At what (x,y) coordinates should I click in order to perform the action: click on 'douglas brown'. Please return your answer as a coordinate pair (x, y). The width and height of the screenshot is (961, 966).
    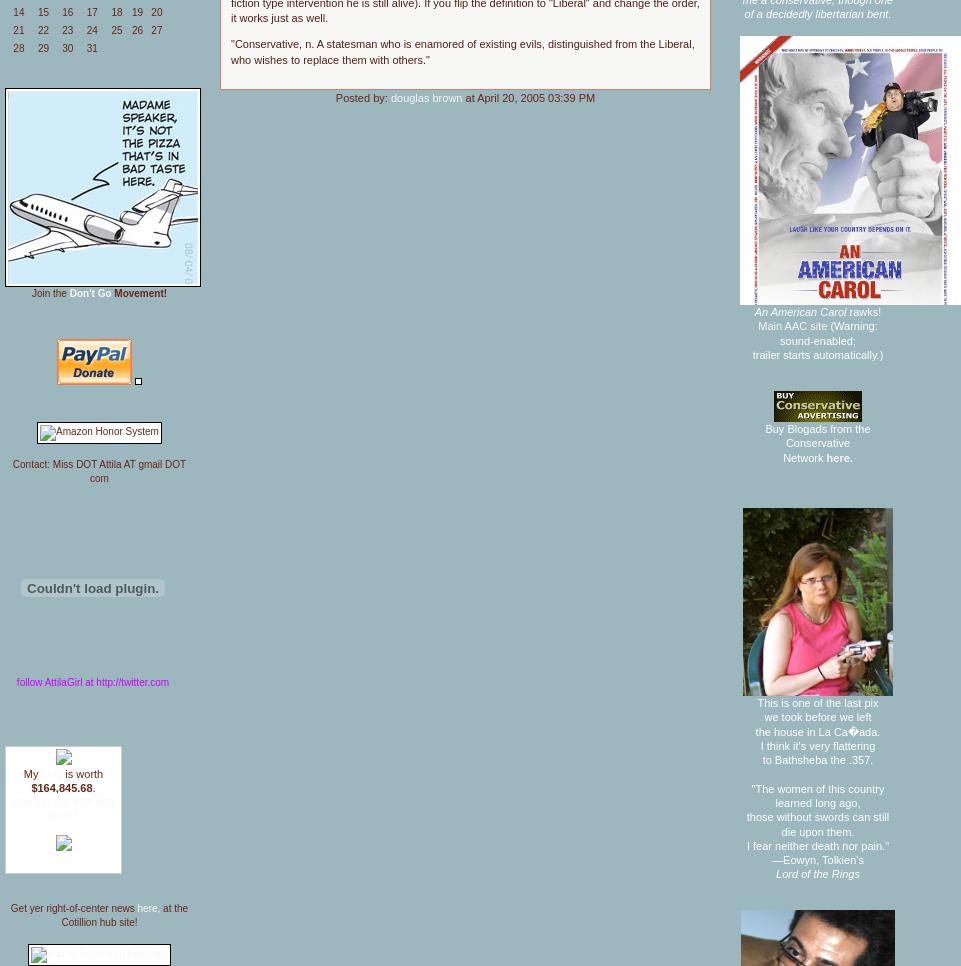
    Looking at the image, I should click on (426, 96).